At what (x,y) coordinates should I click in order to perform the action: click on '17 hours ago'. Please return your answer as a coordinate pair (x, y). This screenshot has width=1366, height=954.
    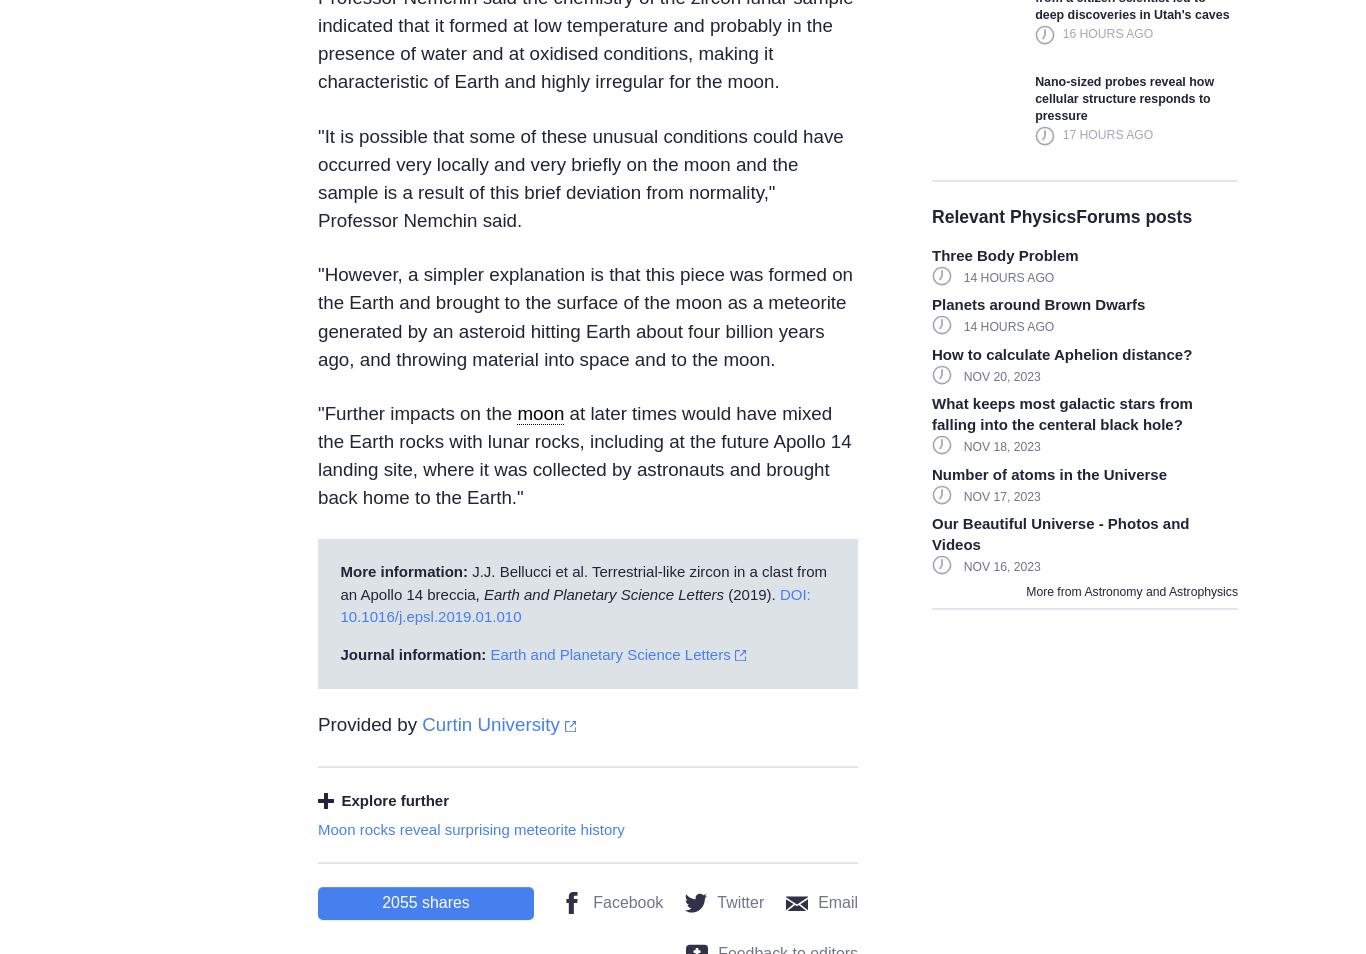
    Looking at the image, I should click on (1106, 133).